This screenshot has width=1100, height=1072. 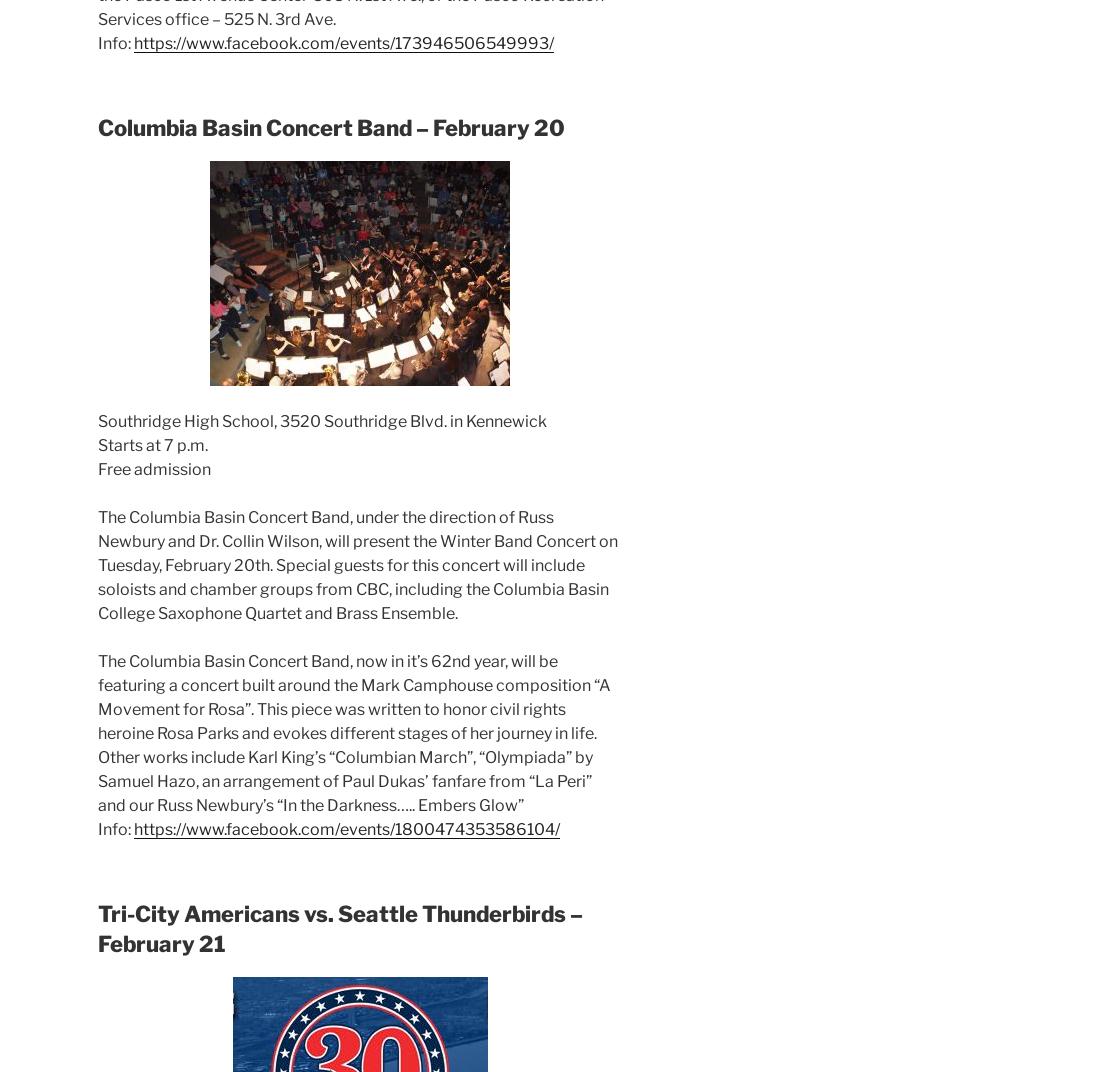 What do you see at coordinates (153, 467) in the screenshot?
I see `'Free admission'` at bounding box center [153, 467].